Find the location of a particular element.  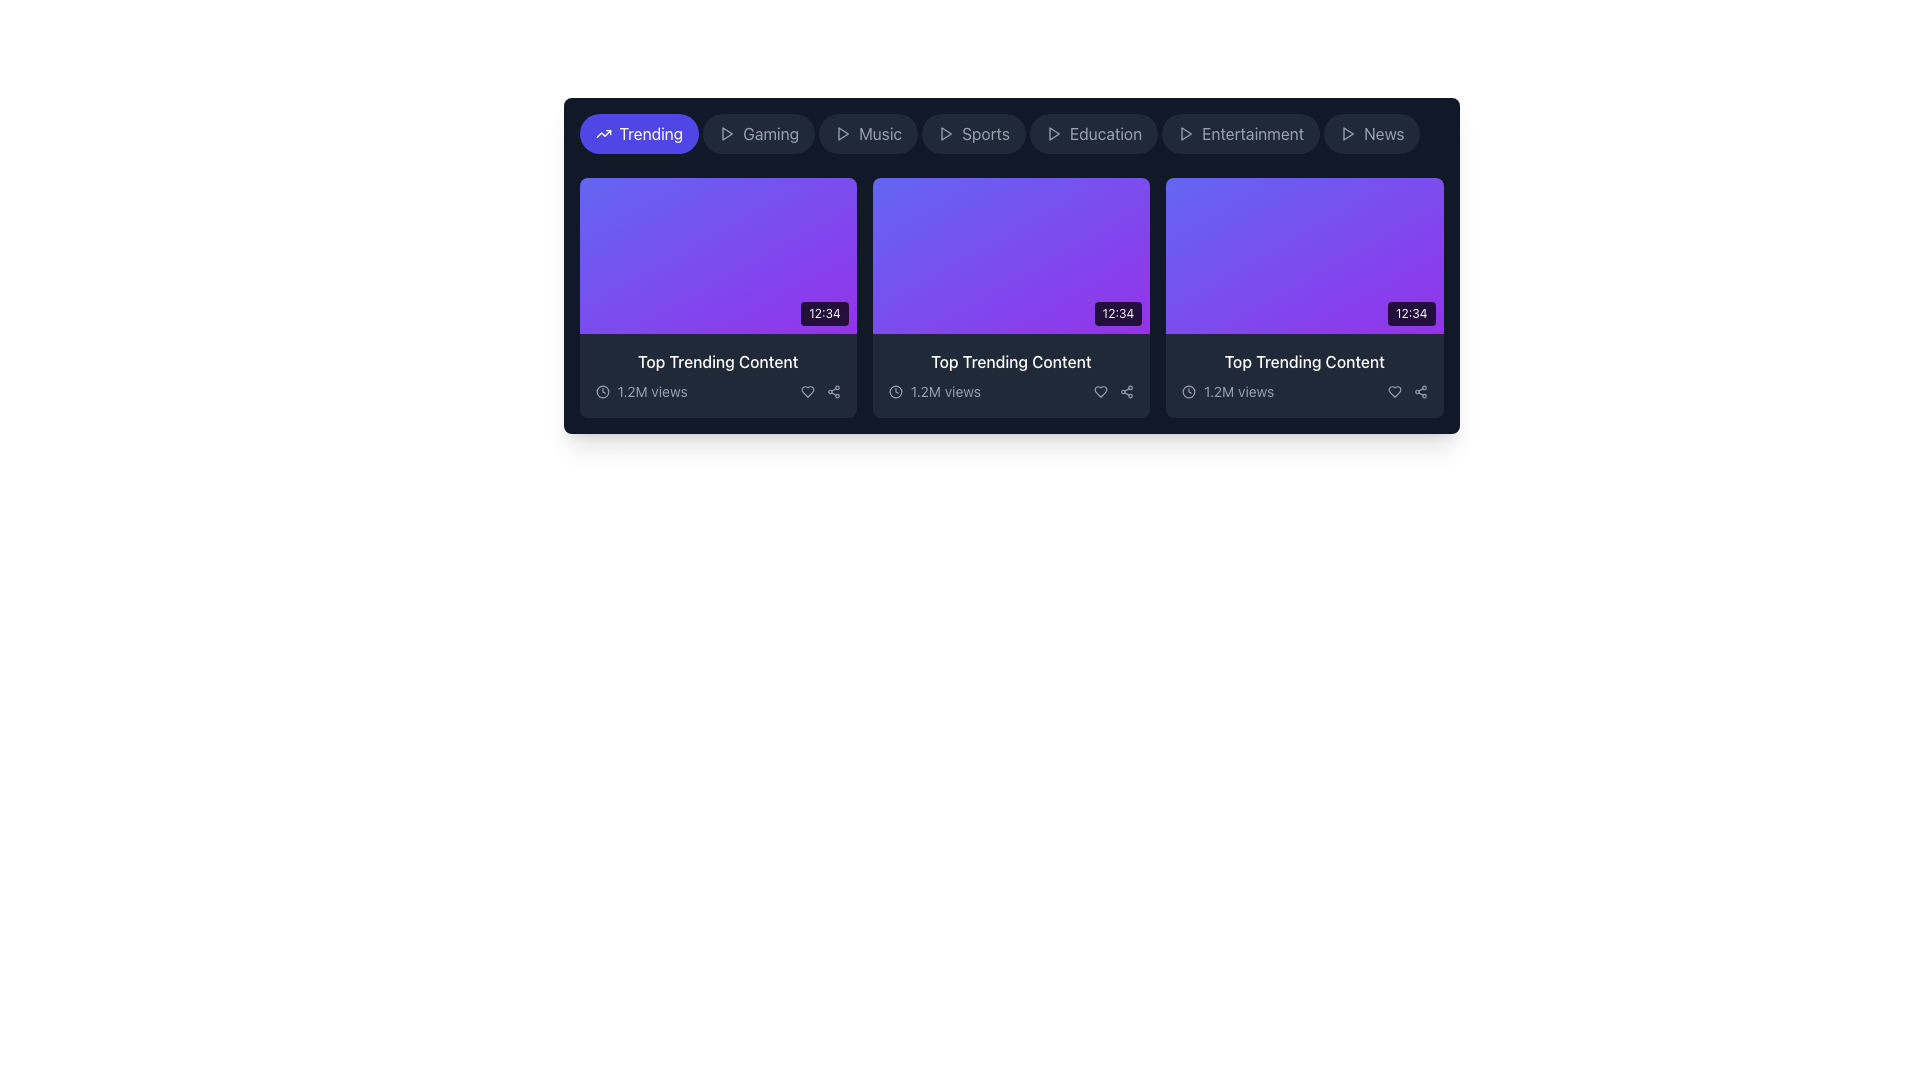

the decorative play icon located to the left of the 'Education' button in the horizontal menu bar is located at coordinates (1053, 134).